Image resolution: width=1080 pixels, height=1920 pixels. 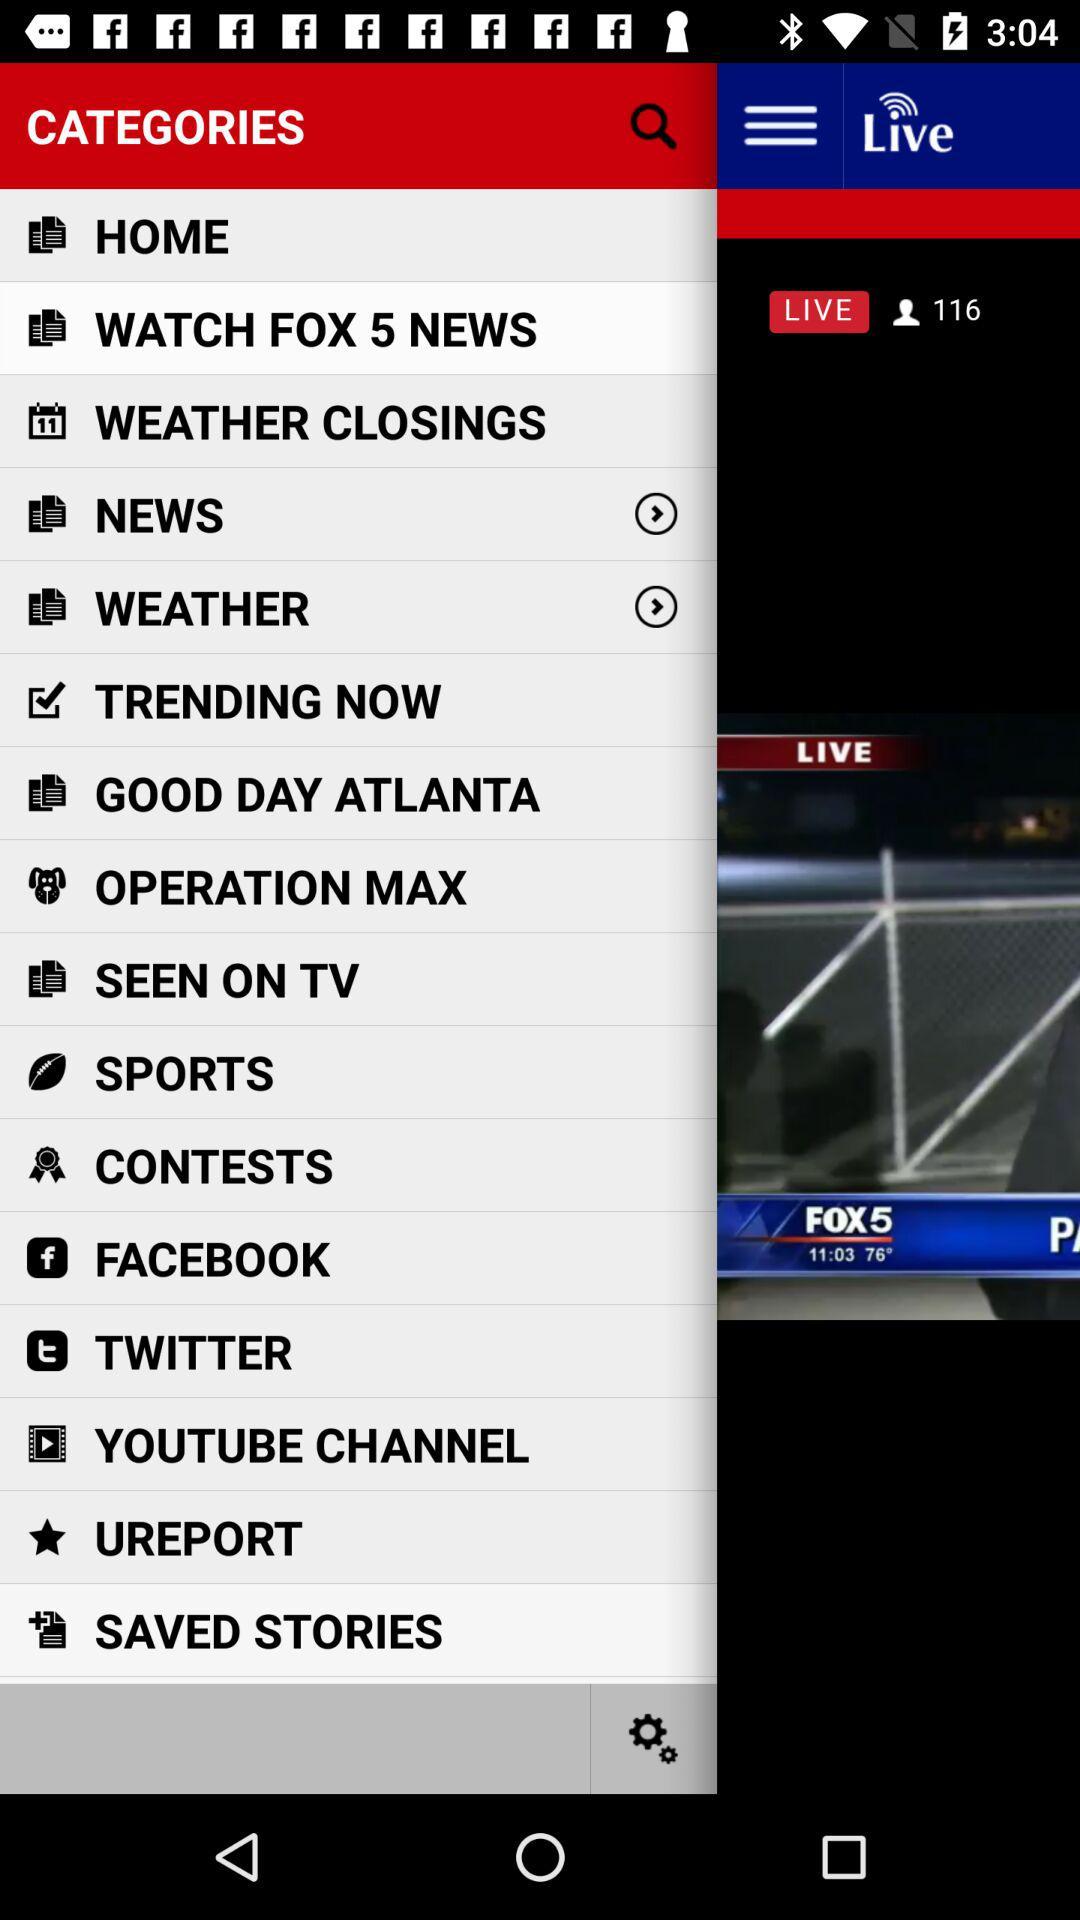 I want to click on live streaming, so click(x=906, y=124).